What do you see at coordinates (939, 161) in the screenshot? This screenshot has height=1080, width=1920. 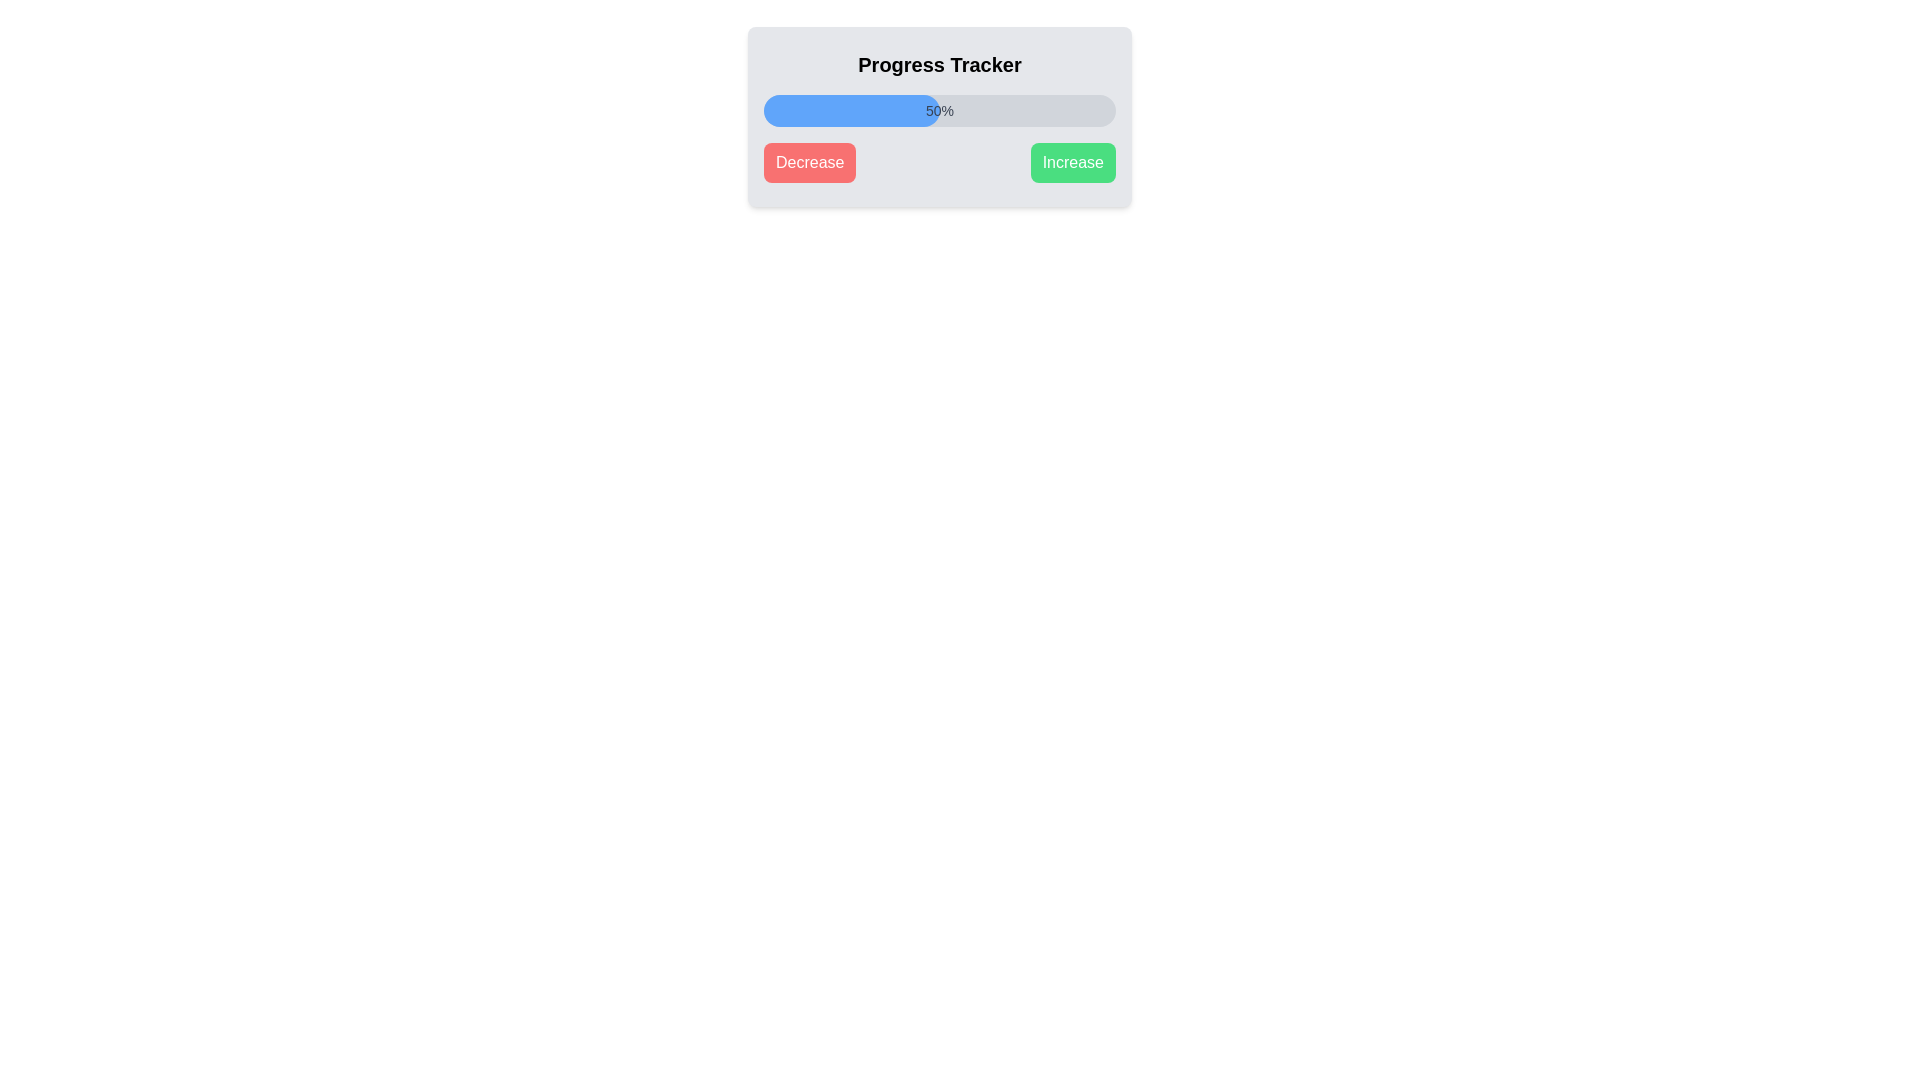 I see `the 'Decrease' button located in the Group containing interactive buttons at the bottom section of the 'Progress Tracker' component to lower the value` at bounding box center [939, 161].